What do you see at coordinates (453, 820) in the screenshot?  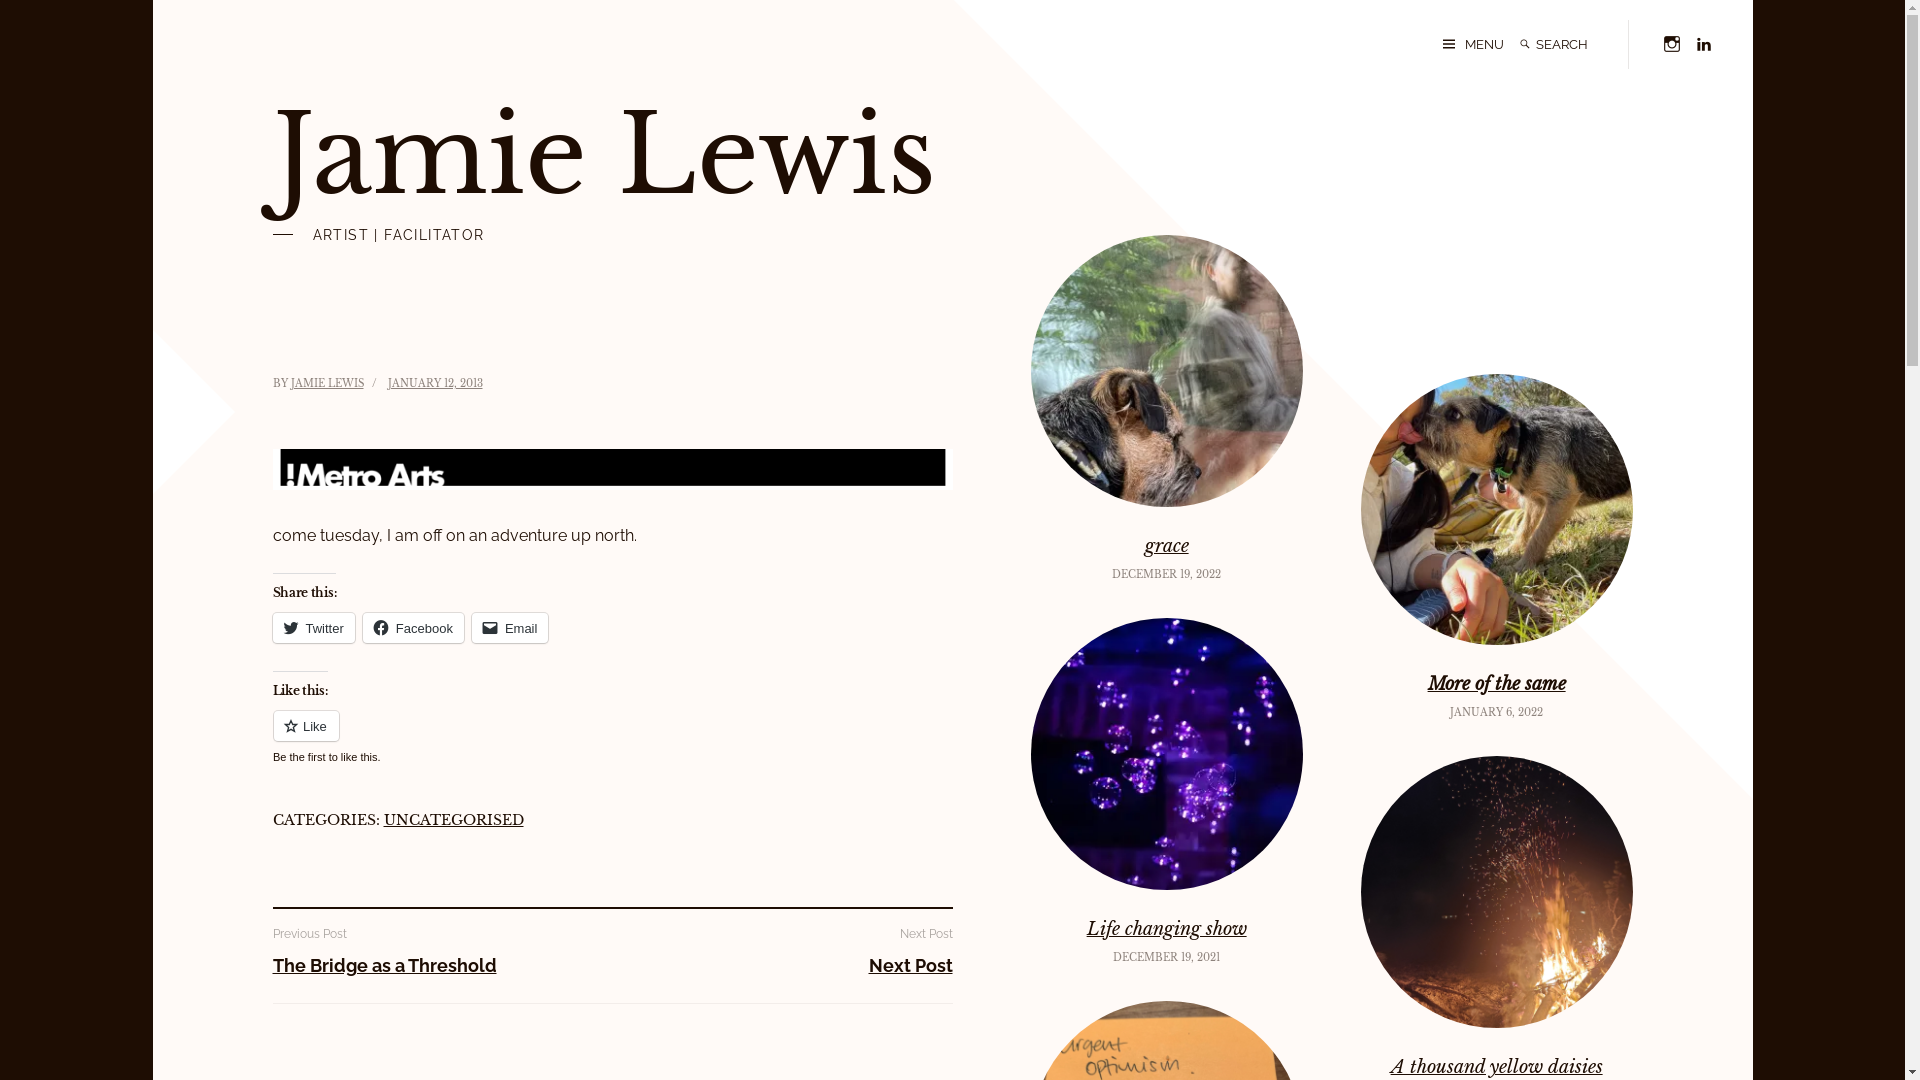 I see `'UNCATEGORISED'` at bounding box center [453, 820].